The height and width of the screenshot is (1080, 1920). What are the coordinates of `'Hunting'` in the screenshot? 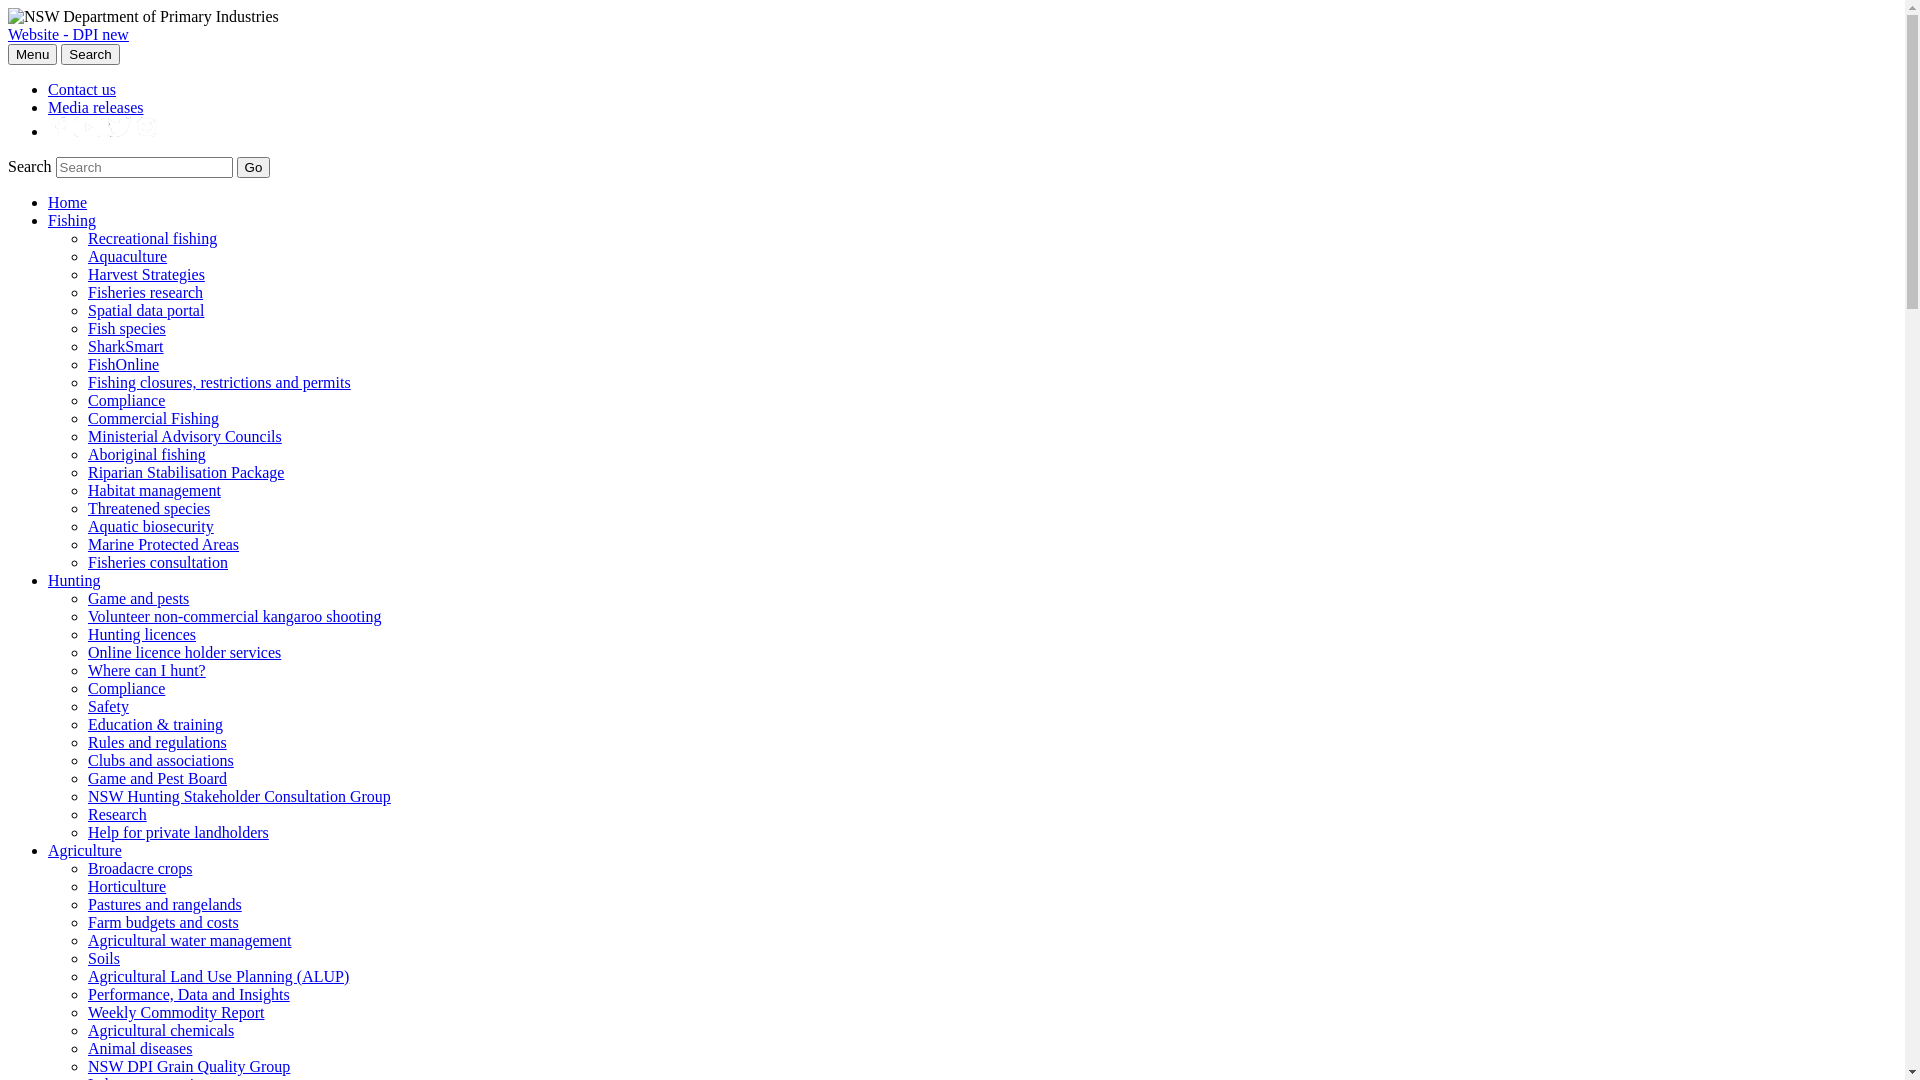 It's located at (73, 580).